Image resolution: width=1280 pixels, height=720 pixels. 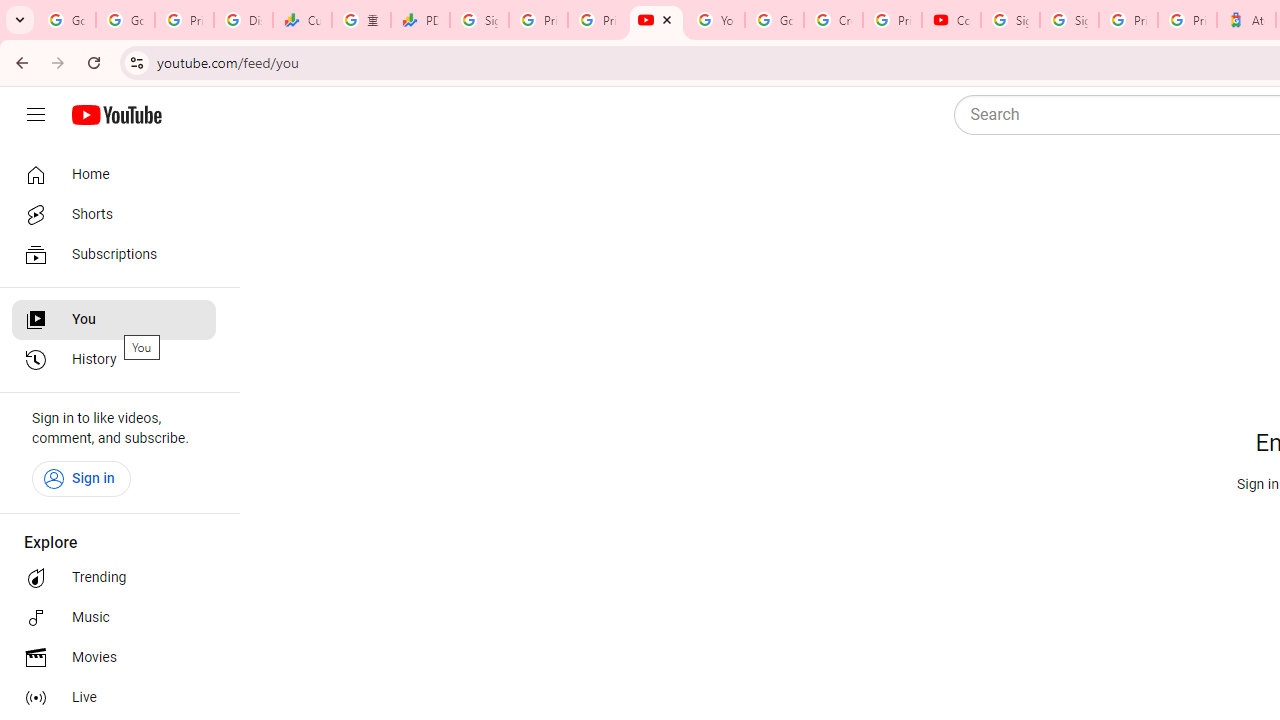 What do you see at coordinates (112, 253) in the screenshot?
I see `'Subscriptions'` at bounding box center [112, 253].